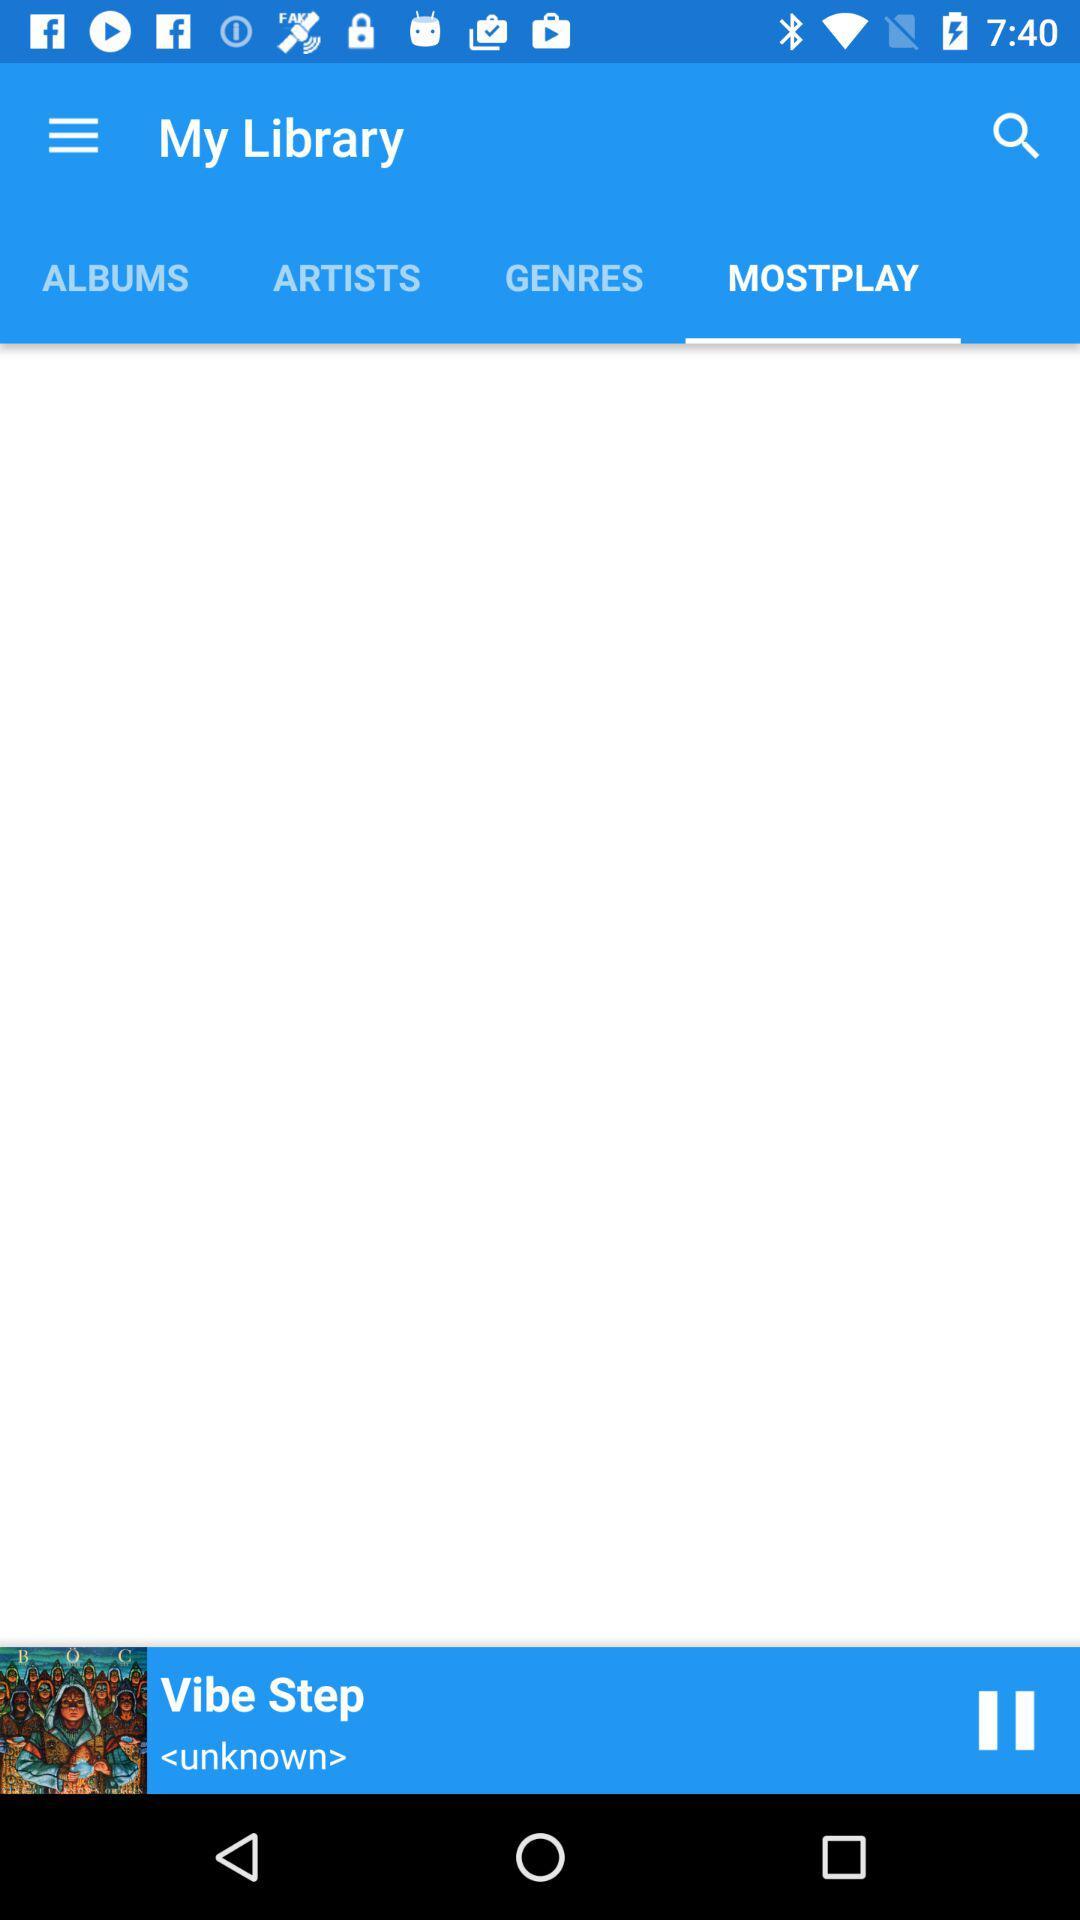 The height and width of the screenshot is (1920, 1080). What do you see at coordinates (1017, 135) in the screenshot?
I see `the item to the right of genres` at bounding box center [1017, 135].